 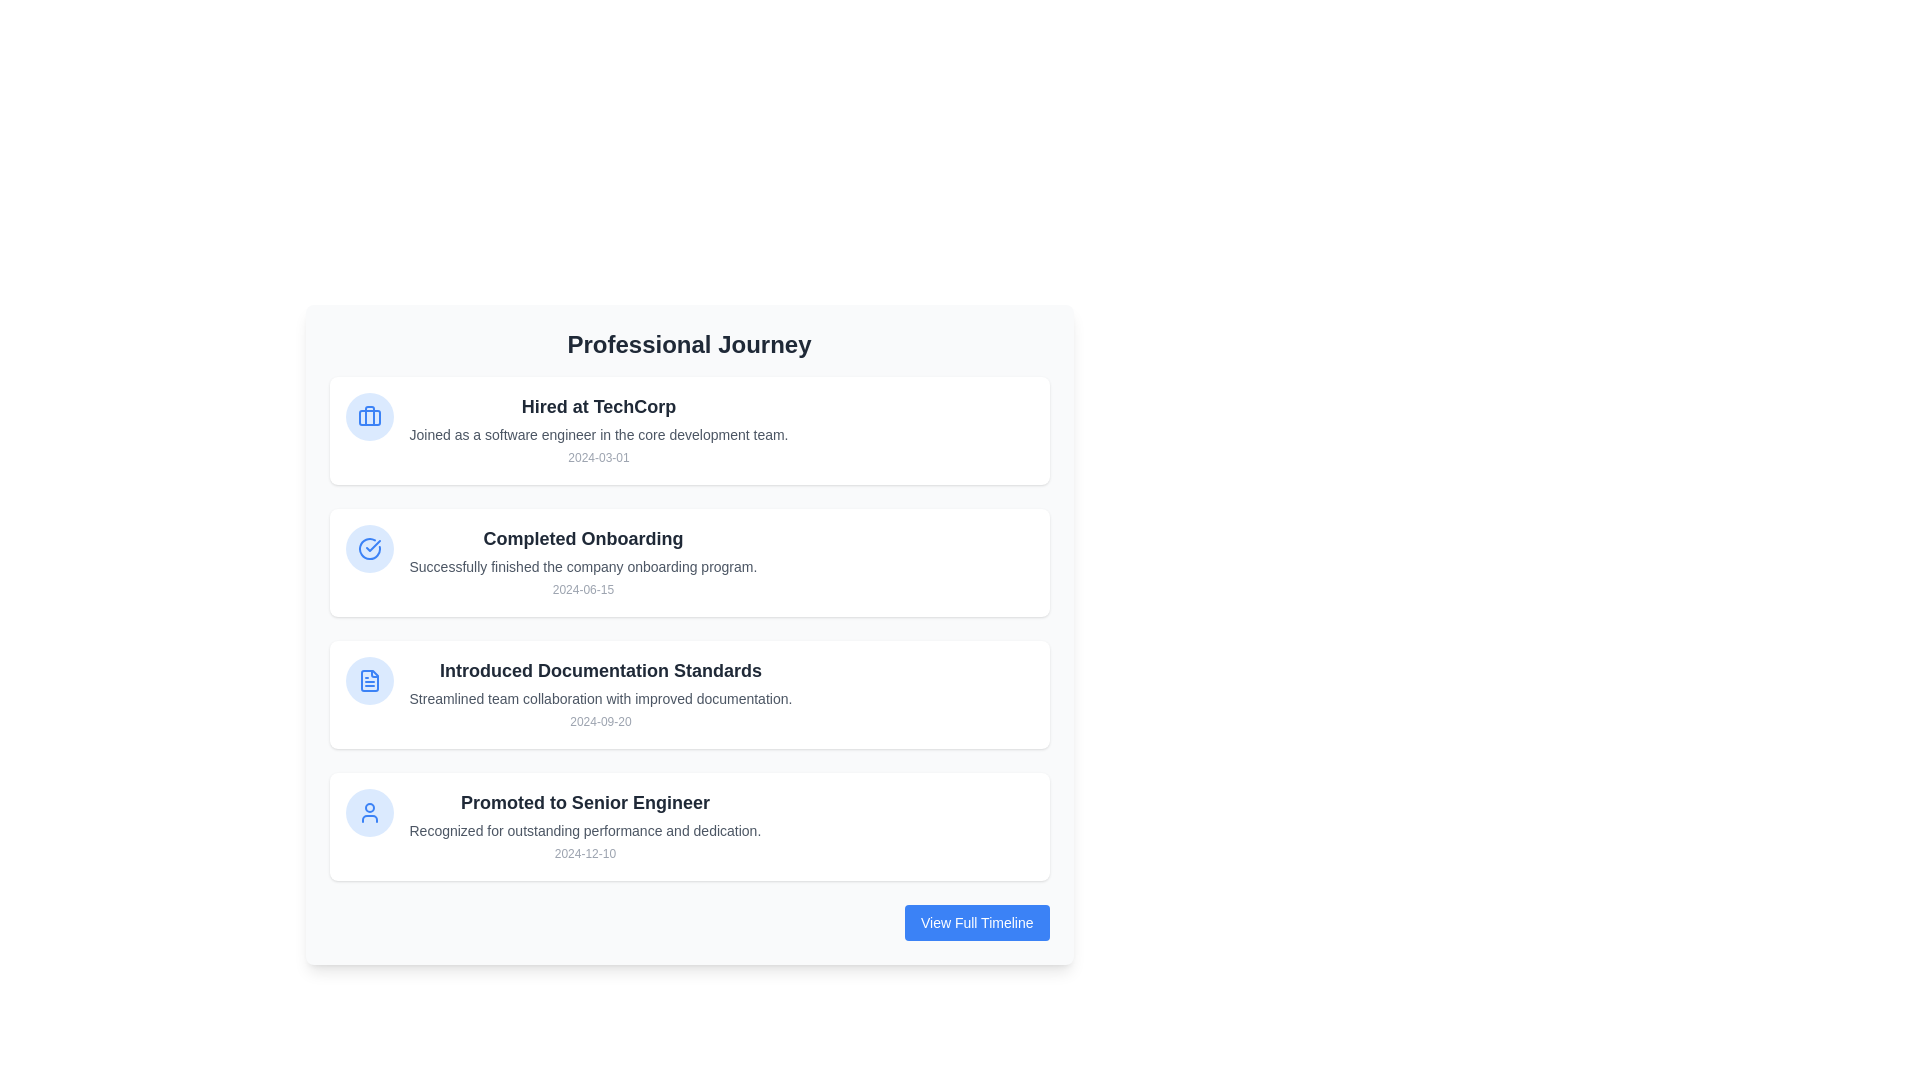 What do you see at coordinates (369, 415) in the screenshot?
I see `the professional milestone icon representing 'Hired at TechCorp', located at the left edge of the first card above the title` at bounding box center [369, 415].